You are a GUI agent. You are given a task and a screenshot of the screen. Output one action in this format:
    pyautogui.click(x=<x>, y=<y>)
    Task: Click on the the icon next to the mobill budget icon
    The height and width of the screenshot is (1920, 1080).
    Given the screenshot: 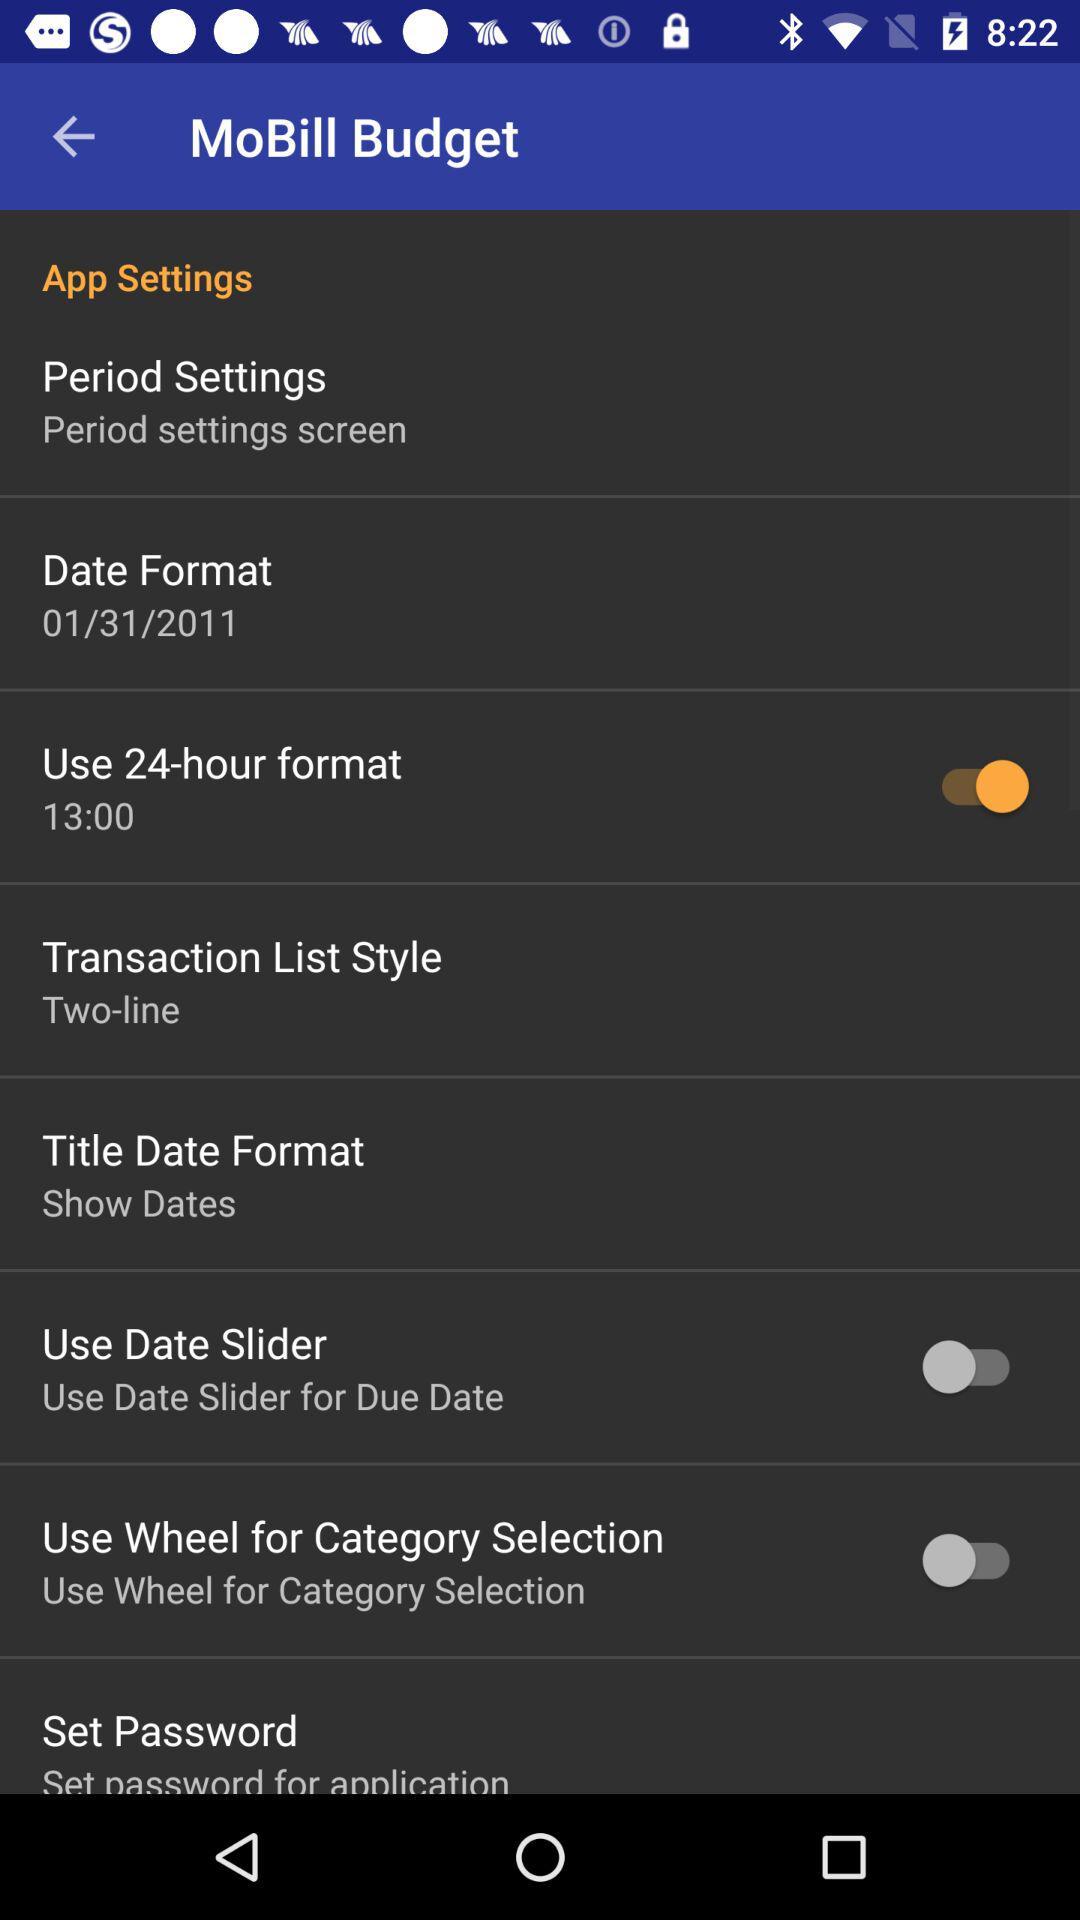 What is the action you would take?
    pyautogui.click(x=72, y=135)
    